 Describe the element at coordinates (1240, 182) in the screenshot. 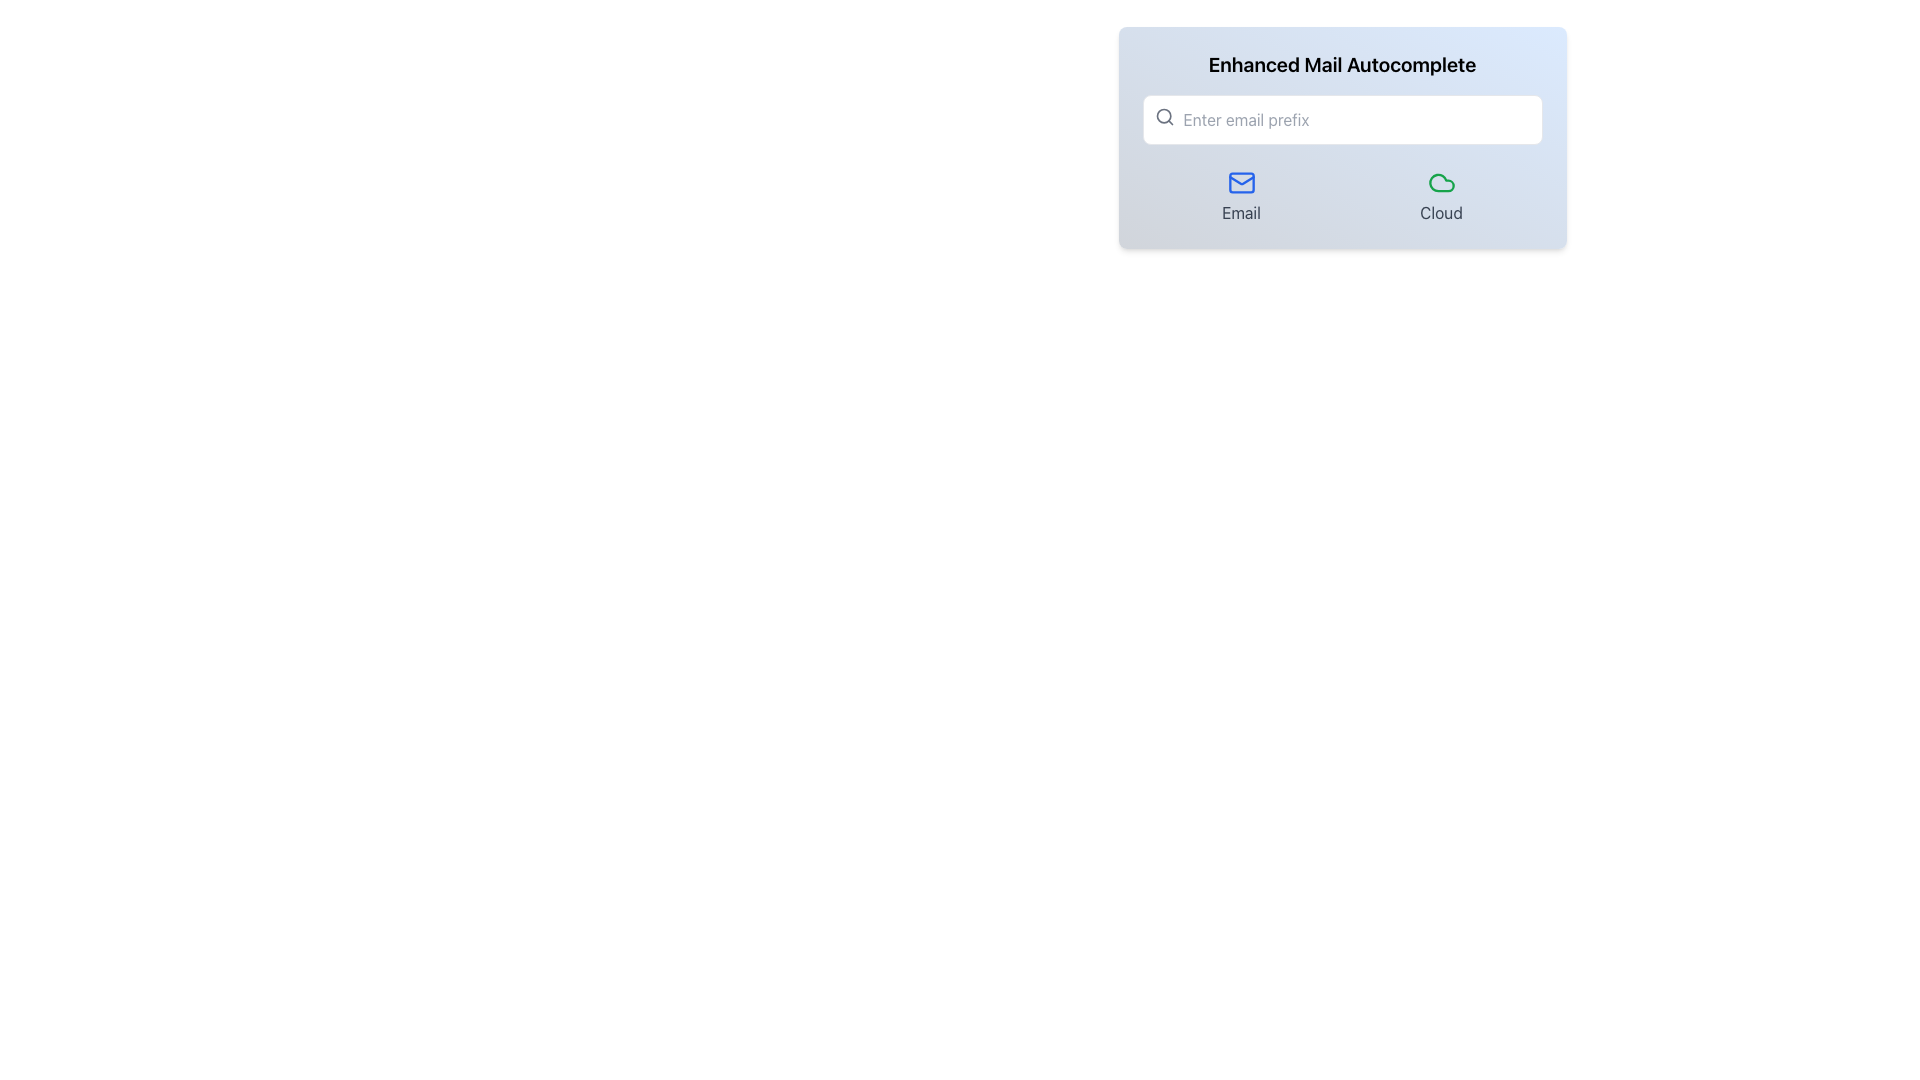

I see `the rectangular element with rounded corners that is part of the envelope graphic, located in the top portion of the interface beneath the 'Enhanced Mail Autocomplete' text input box` at that location.